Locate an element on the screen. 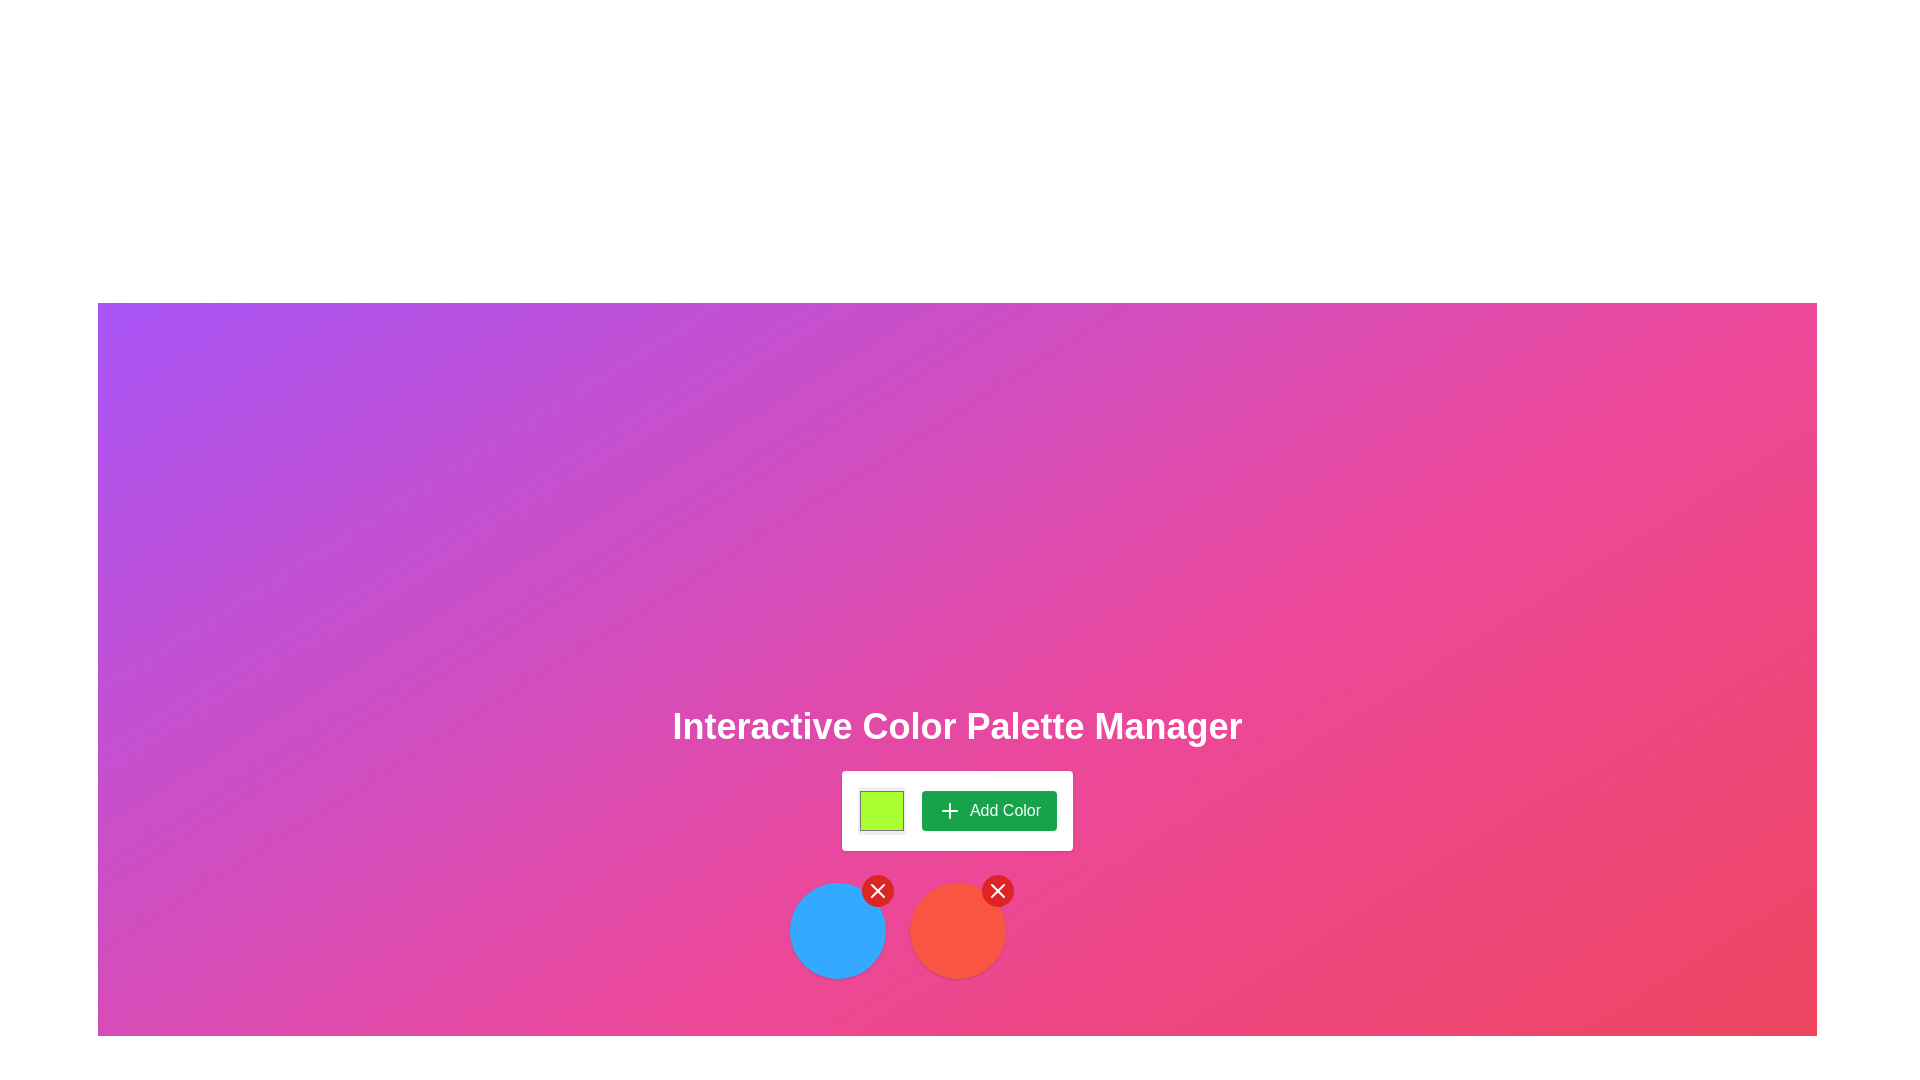 The image size is (1920, 1080). the 'Add Color' button, which is represented by a plus icon centered within a green button, located below the 'Interactive Color Palette Manager' text is located at coordinates (948, 810).